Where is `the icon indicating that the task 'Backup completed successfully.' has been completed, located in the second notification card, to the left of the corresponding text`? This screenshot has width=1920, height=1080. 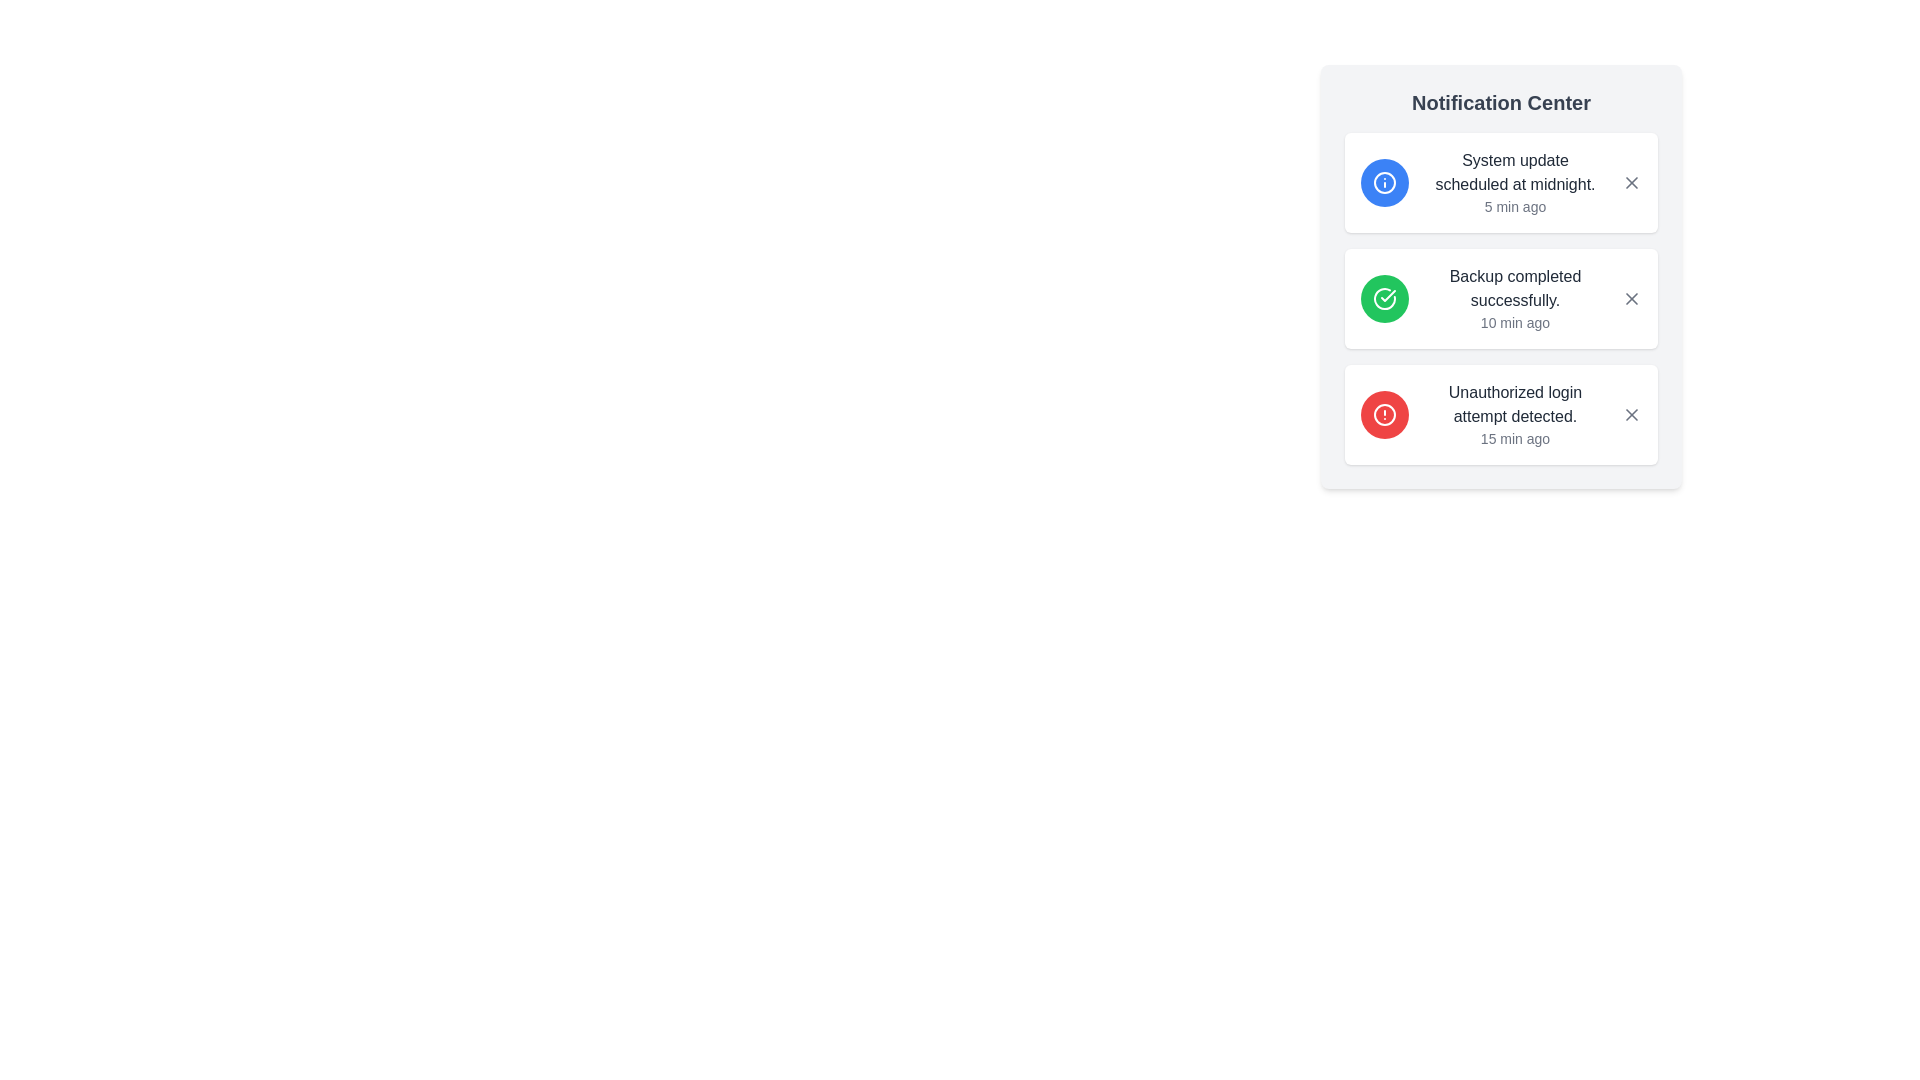
the icon indicating that the task 'Backup completed successfully.' has been completed, located in the second notification card, to the left of the corresponding text is located at coordinates (1387, 296).